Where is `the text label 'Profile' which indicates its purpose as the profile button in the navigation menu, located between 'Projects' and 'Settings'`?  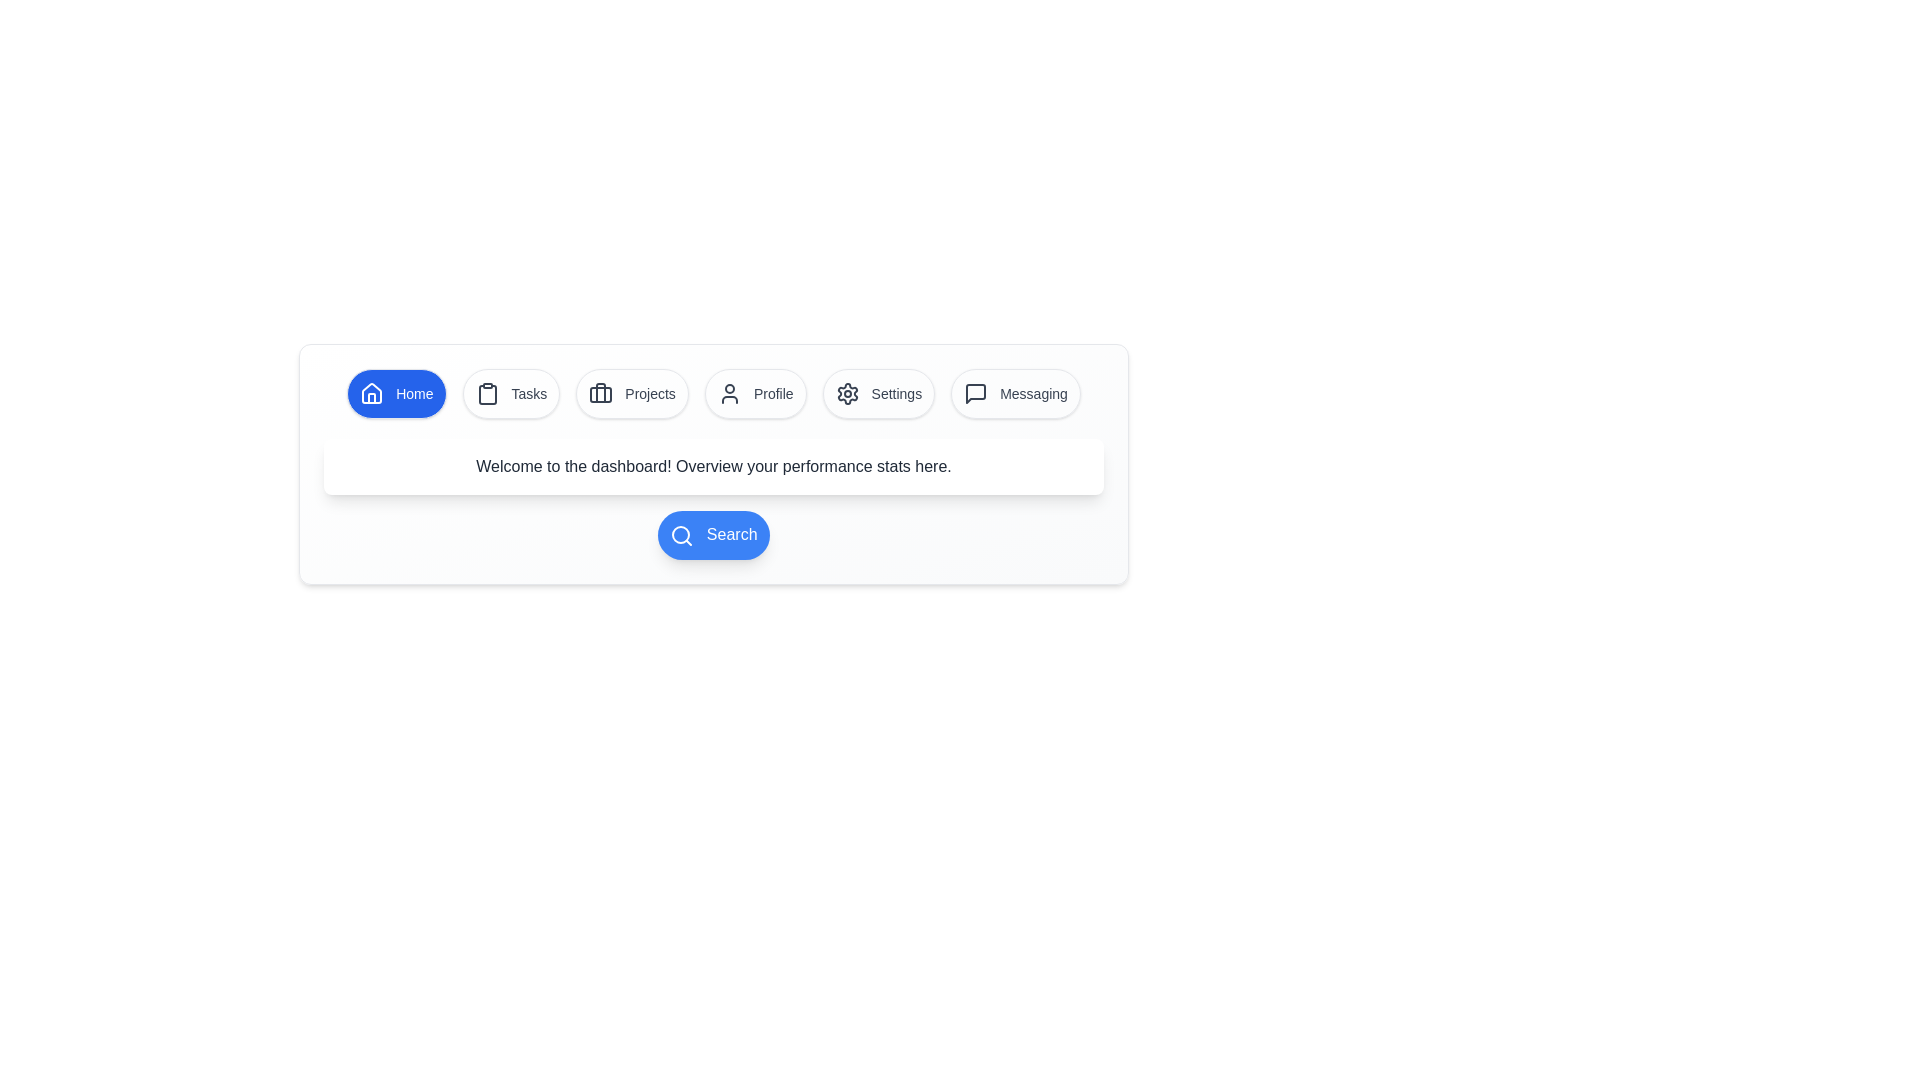 the text label 'Profile' which indicates its purpose as the profile button in the navigation menu, located between 'Projects' and 'Settings' is located at coordinates (772, 393).